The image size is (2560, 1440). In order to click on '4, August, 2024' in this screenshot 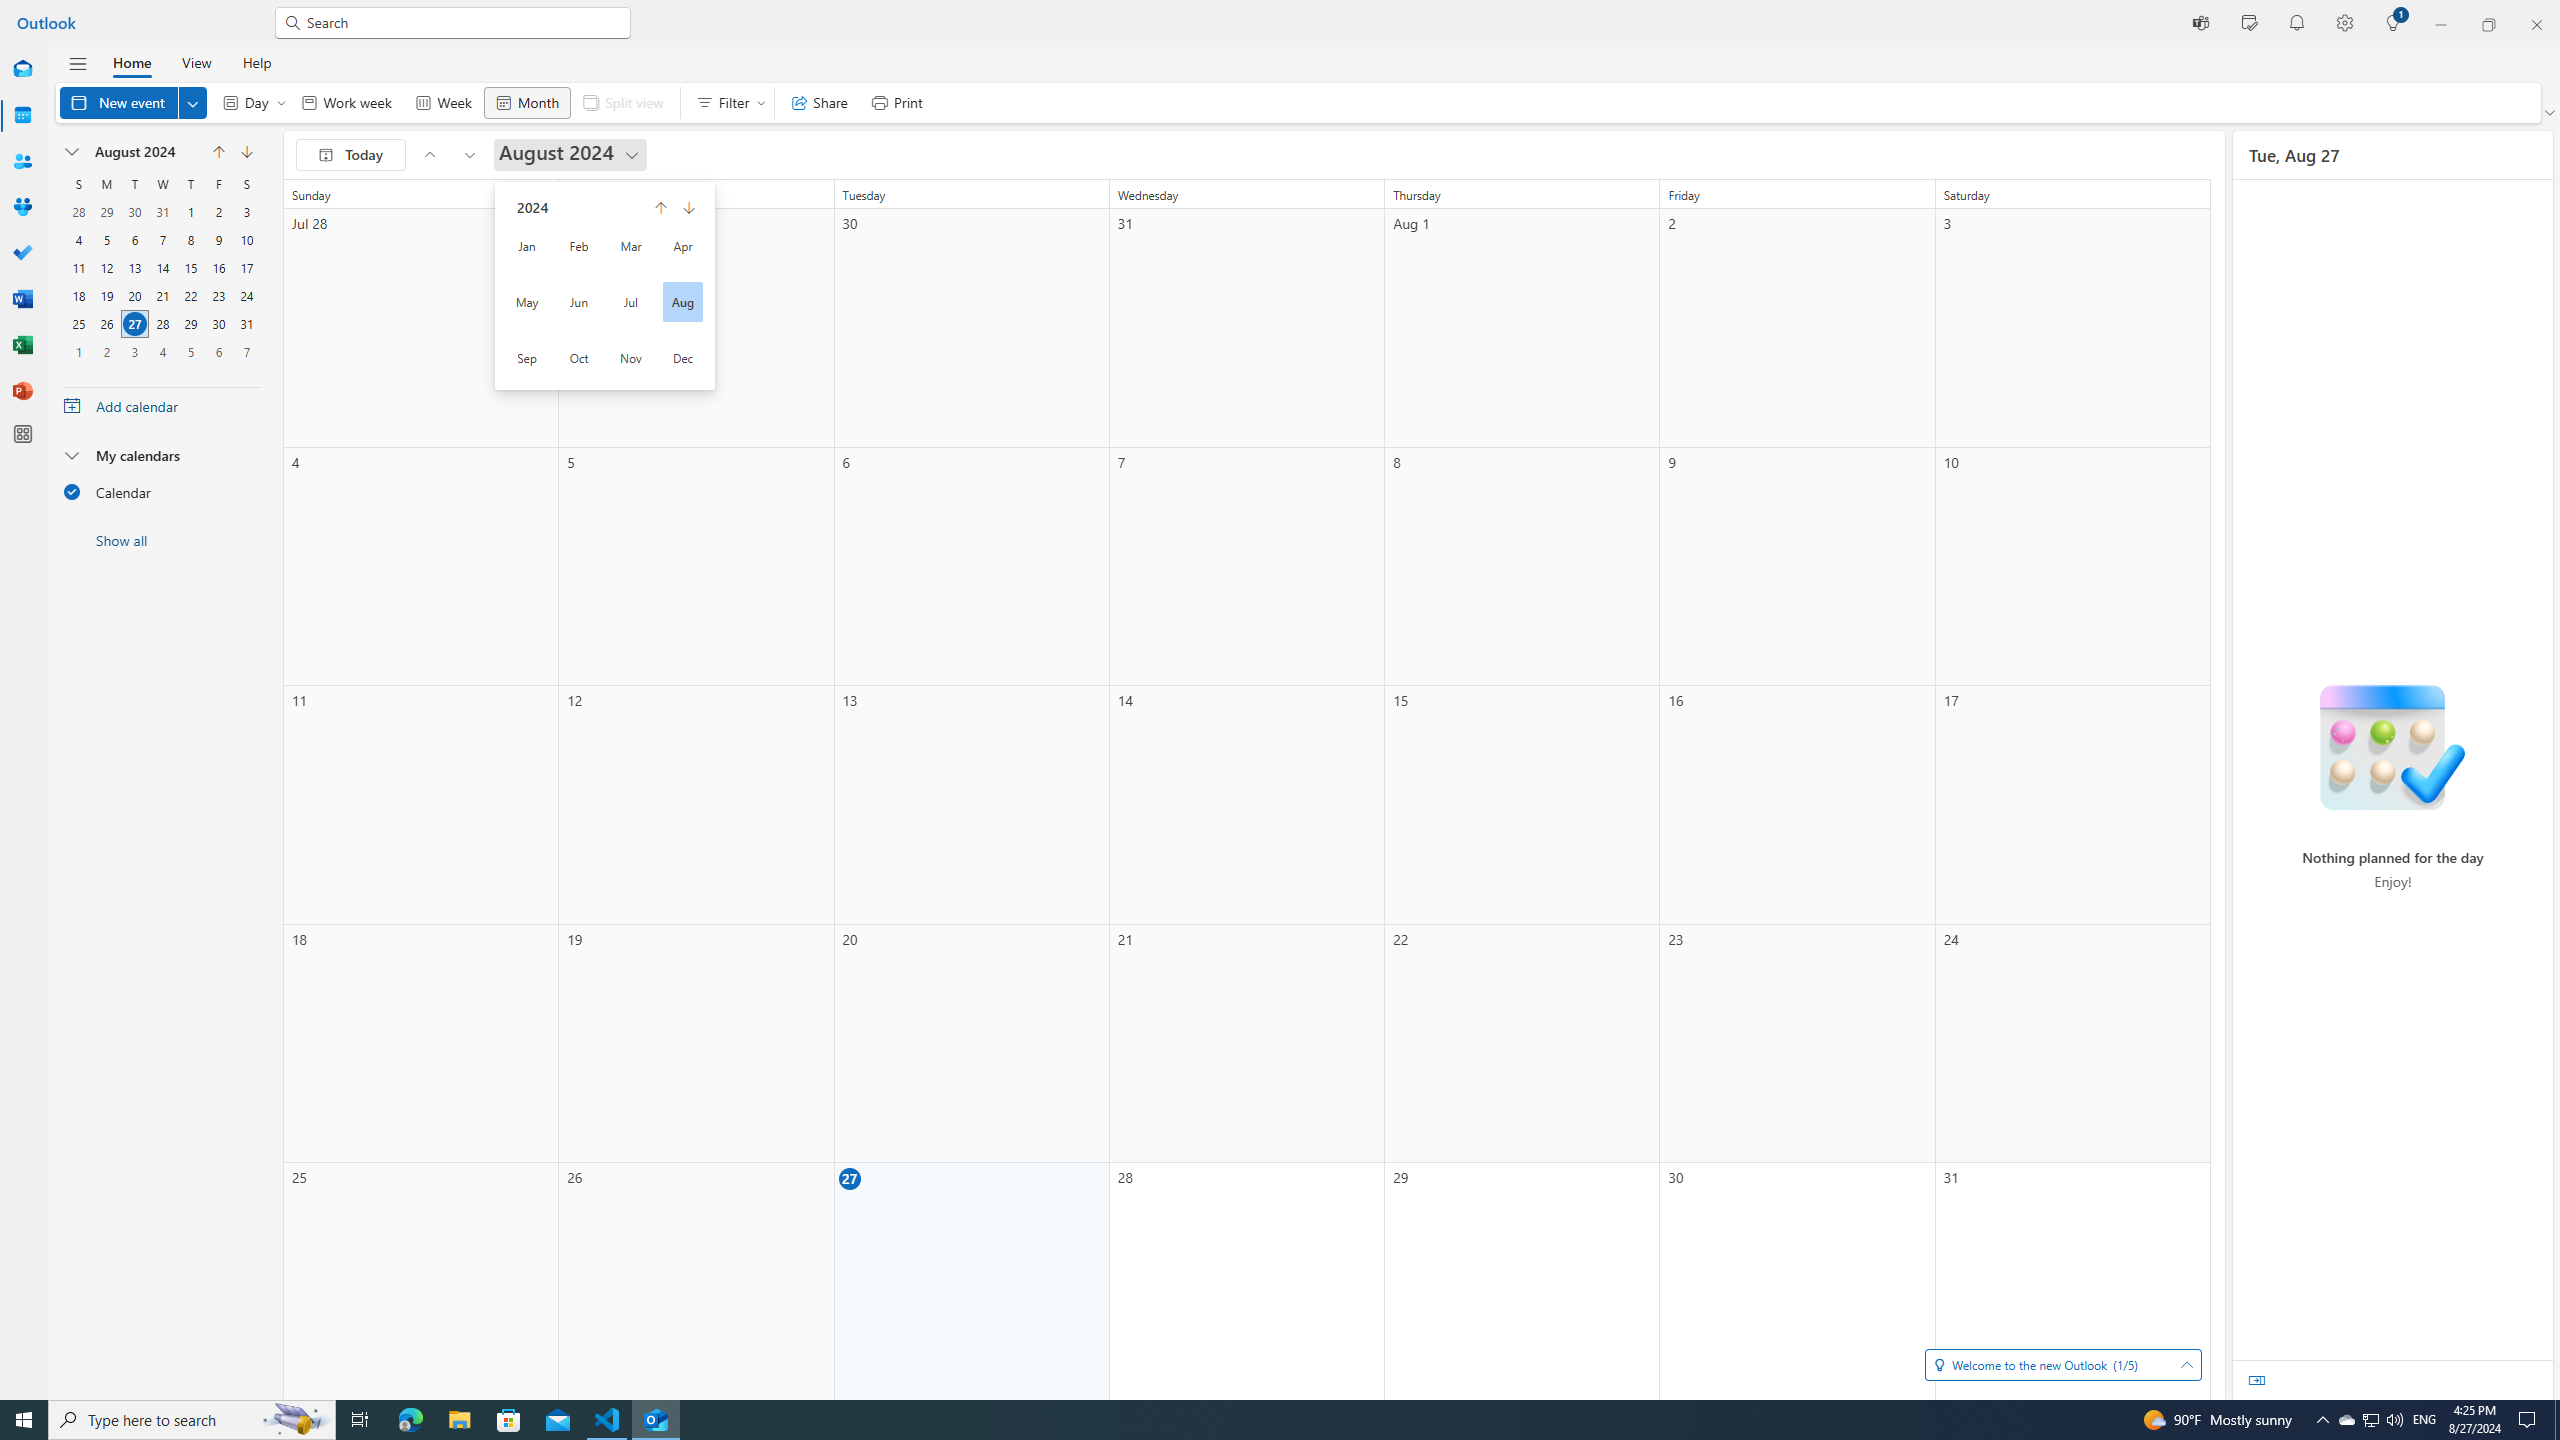, I will do `click(78, 238)`.